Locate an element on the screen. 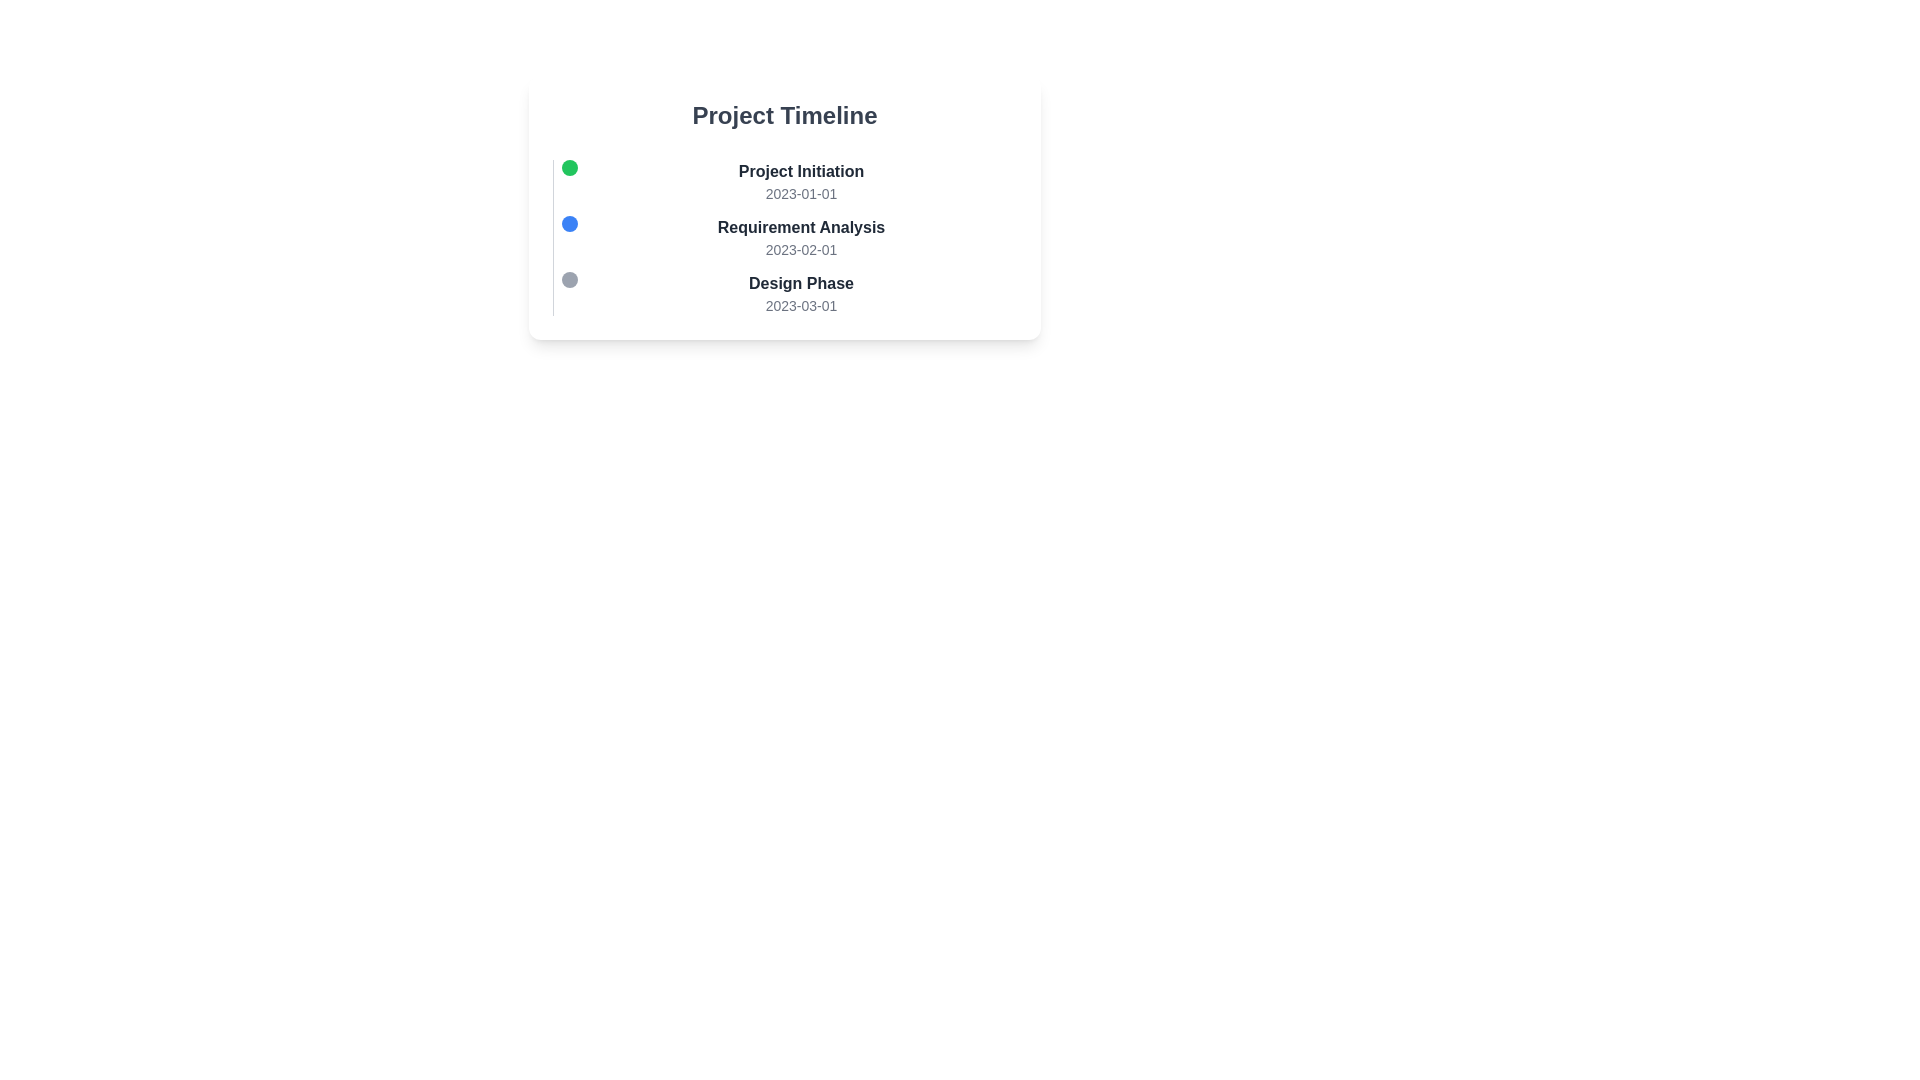 The image size is (1920, 1080). the non-interactive text label that provides a title or label for the associated timeline phase, located in the first row of the timeline section, directly to the right of a green circular marker and above the date '2023-01-01' is located at coordinates (801, 171).